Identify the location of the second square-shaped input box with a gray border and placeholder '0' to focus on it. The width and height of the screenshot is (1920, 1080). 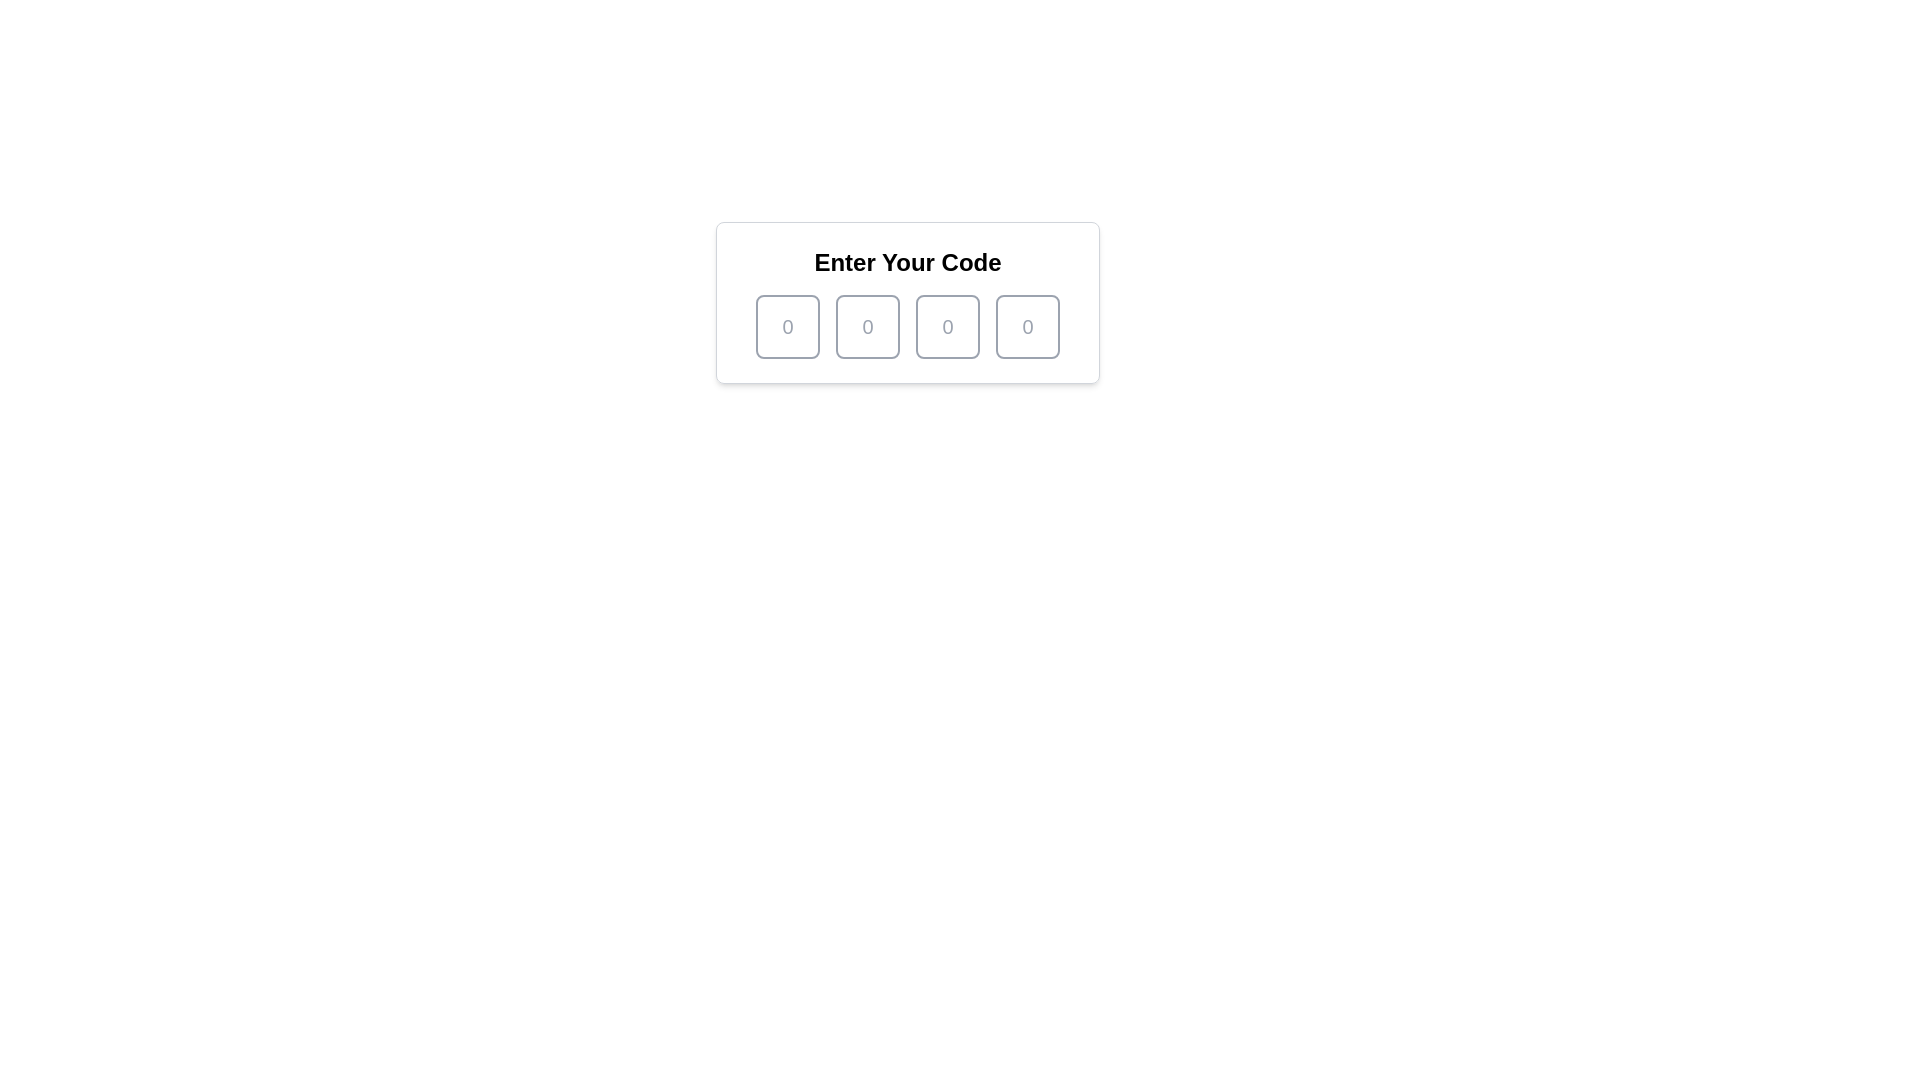
(868, 326).